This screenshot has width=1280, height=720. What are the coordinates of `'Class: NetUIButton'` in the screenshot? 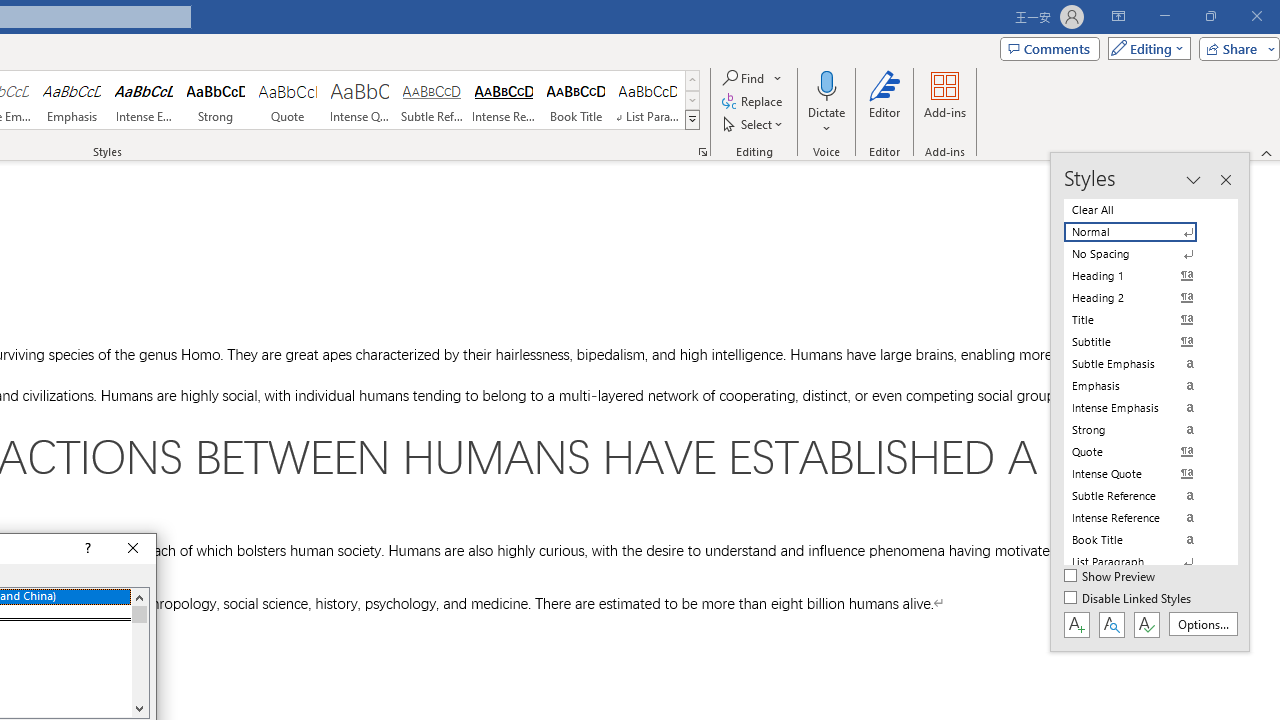 It's located at (1146, 623).